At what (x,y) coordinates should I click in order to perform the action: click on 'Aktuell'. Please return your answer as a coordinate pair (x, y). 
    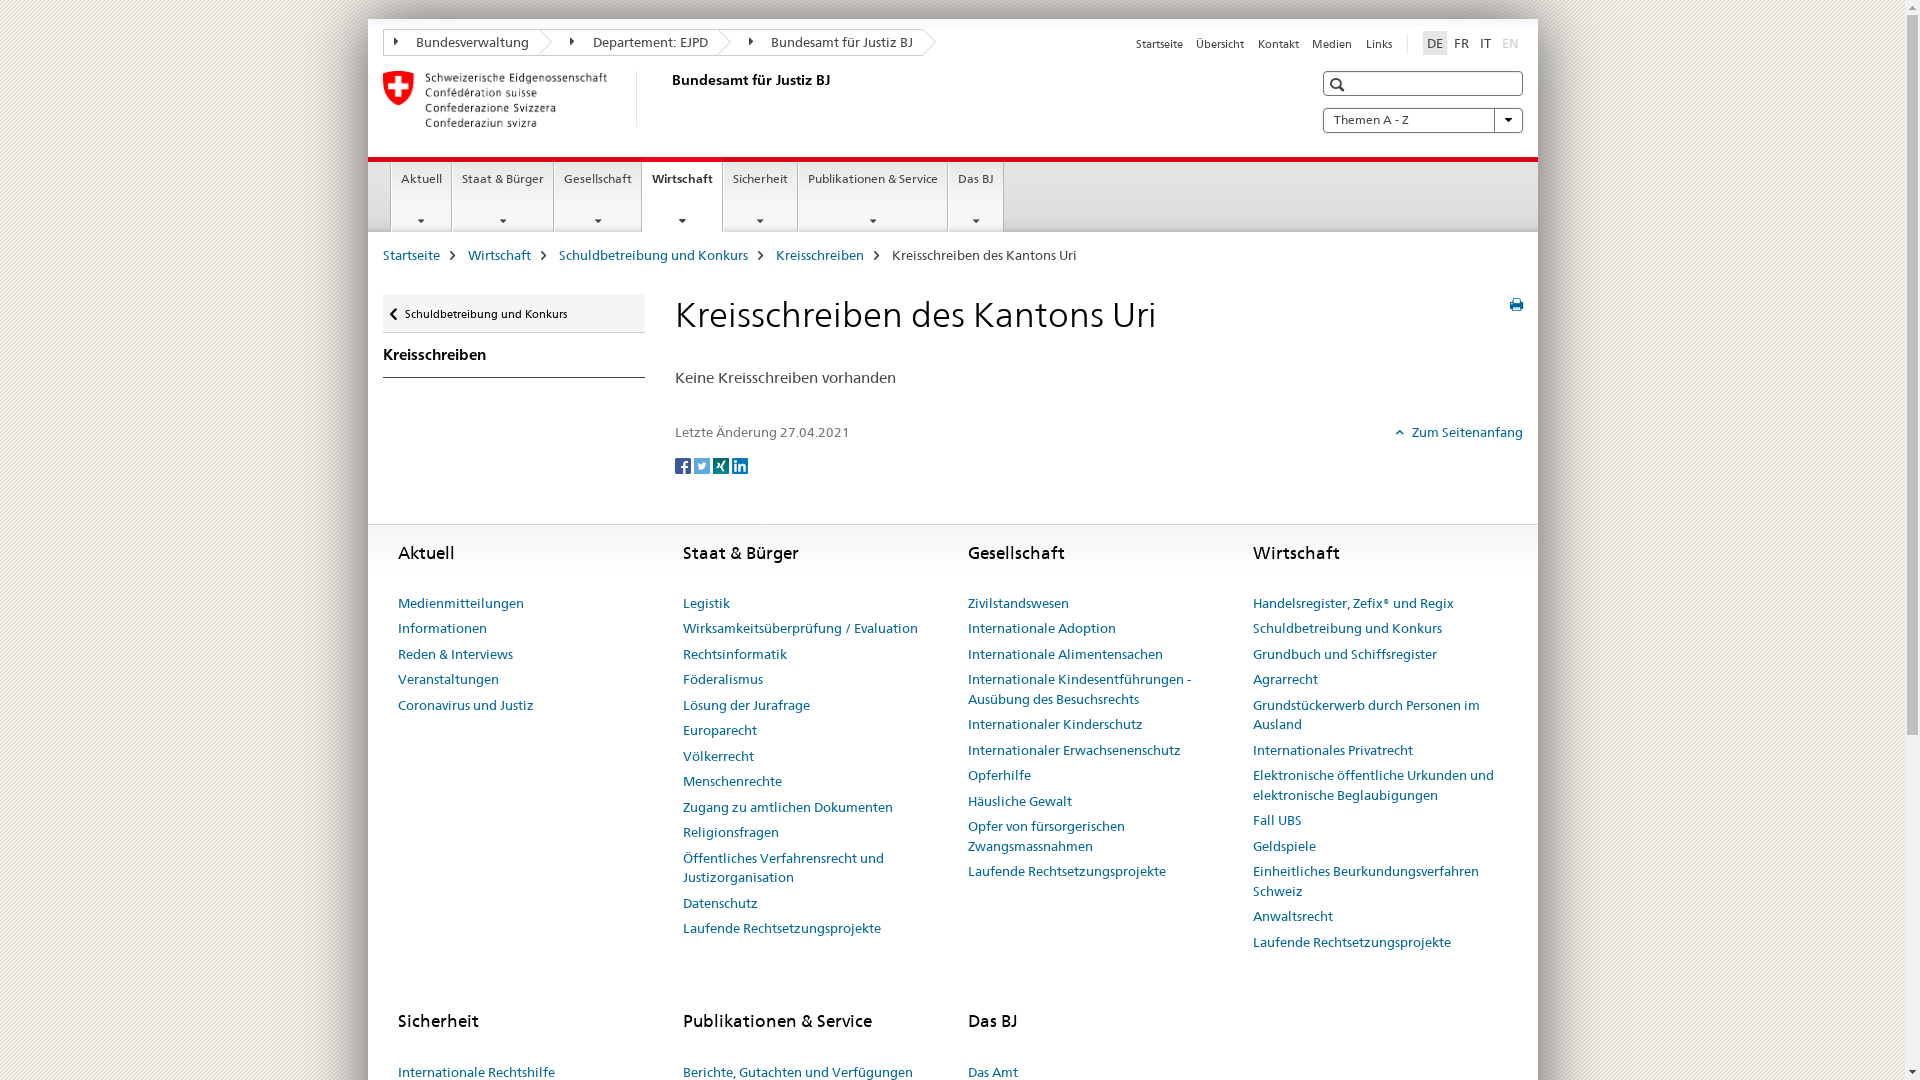
    Looking at the image, I should click on (420, 196).